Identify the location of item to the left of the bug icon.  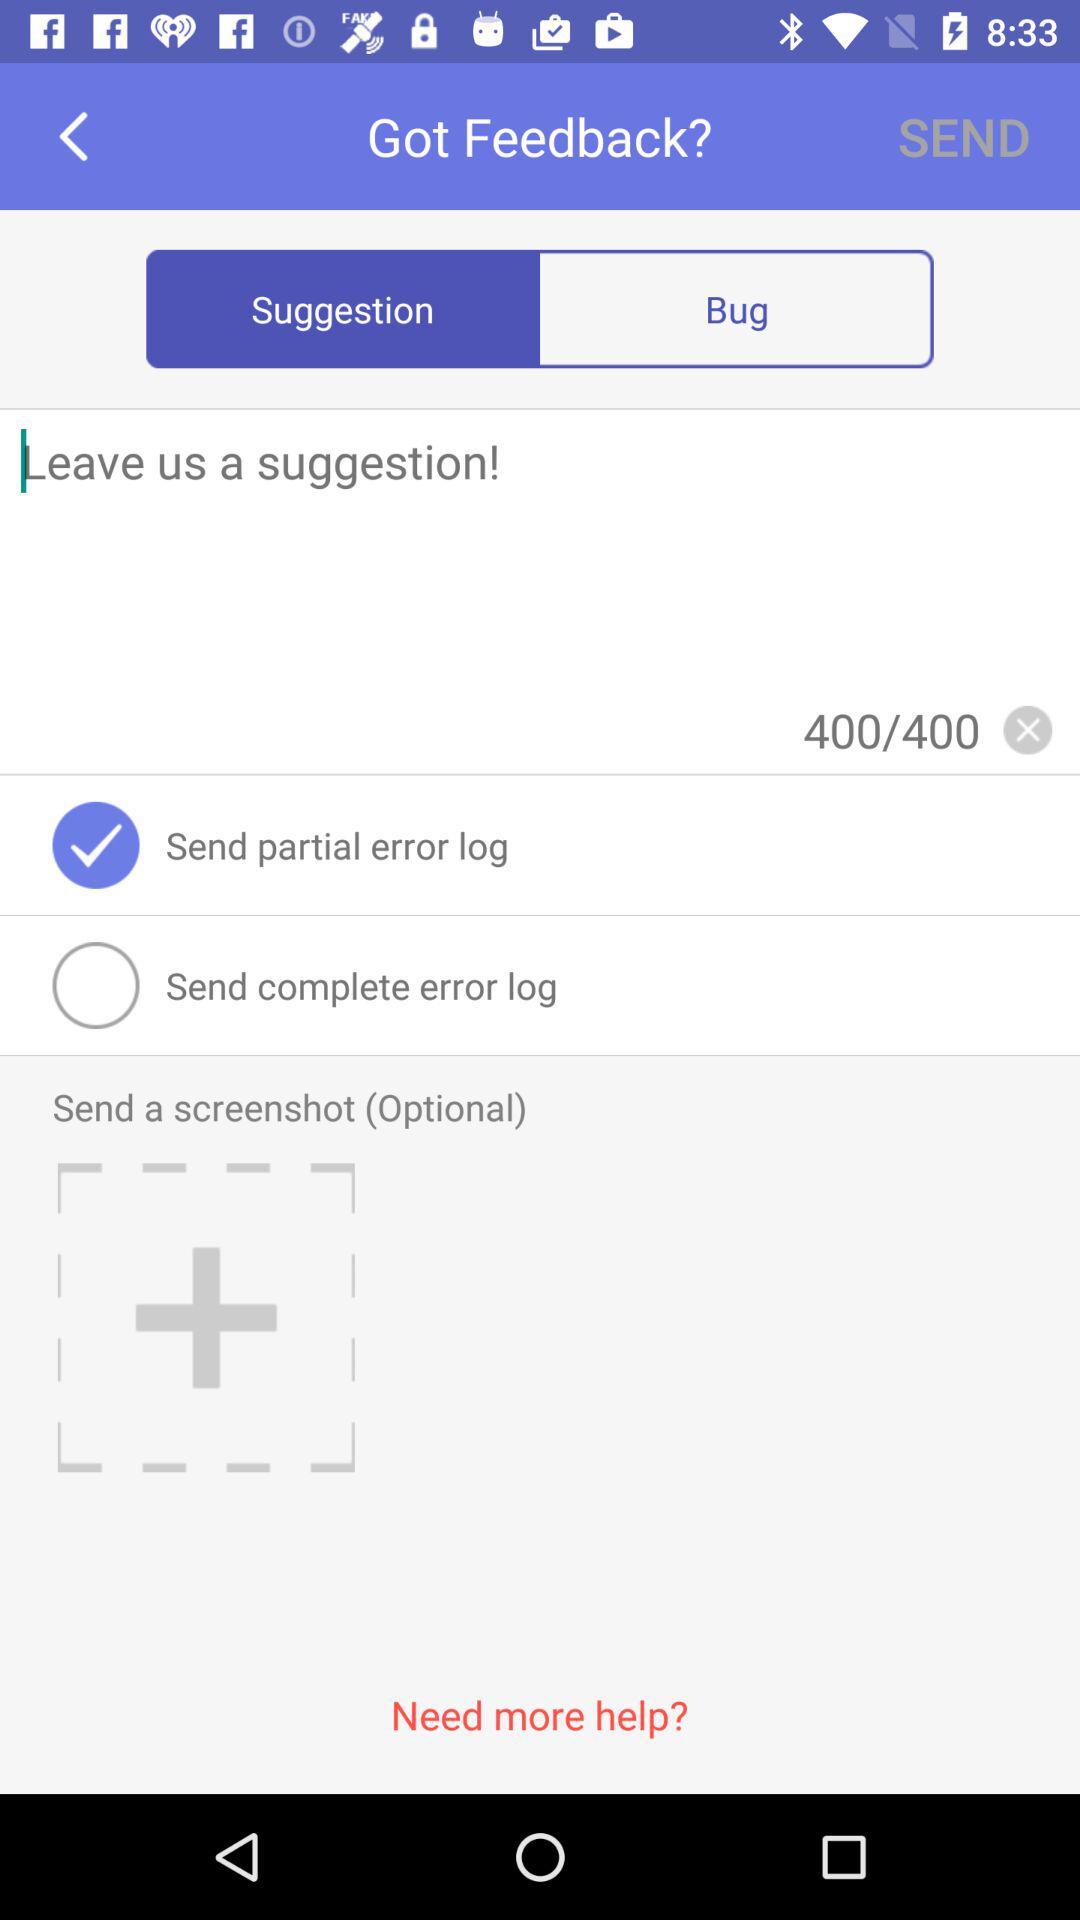
(342, 307).